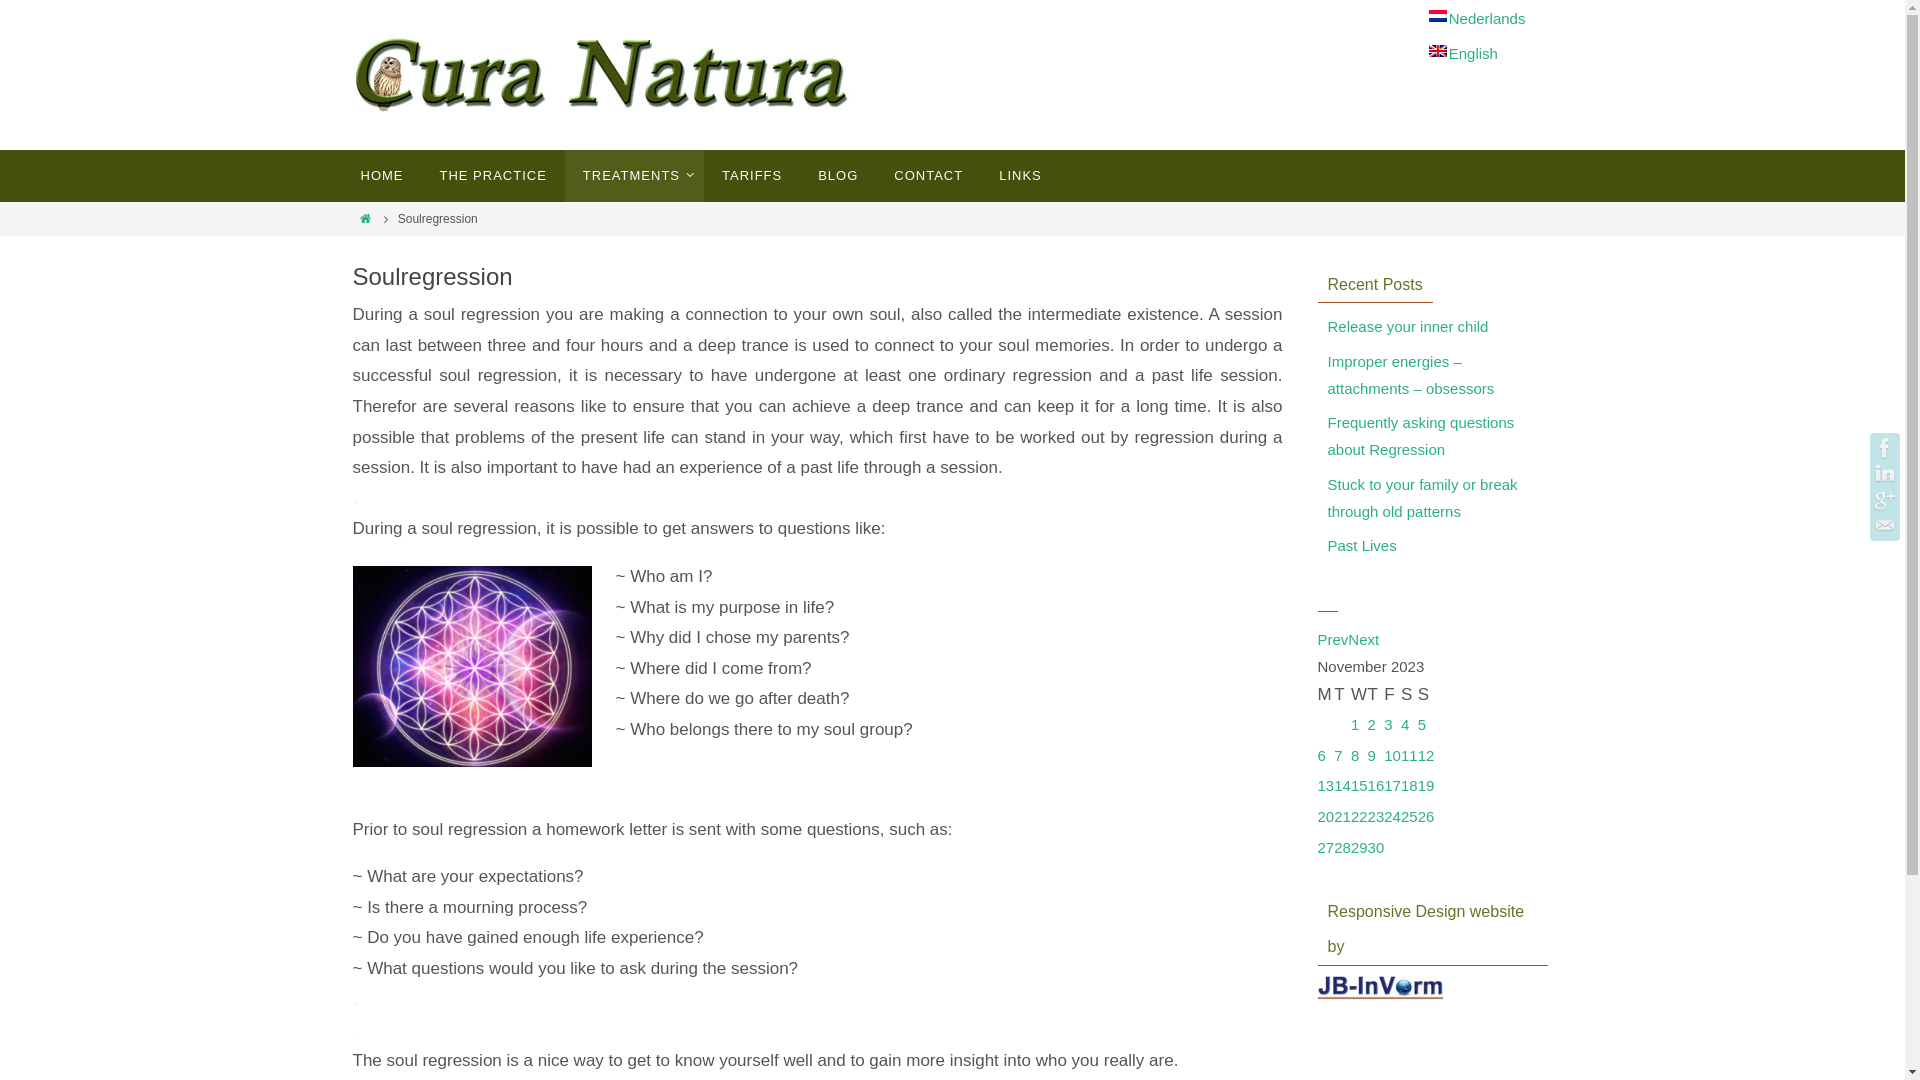 The width and height of the screenshot is (1920, 1080). What do you see at coordinates (1391, 817) in the screenshot?
I see `'24'` at bounding box center [1391, 817].